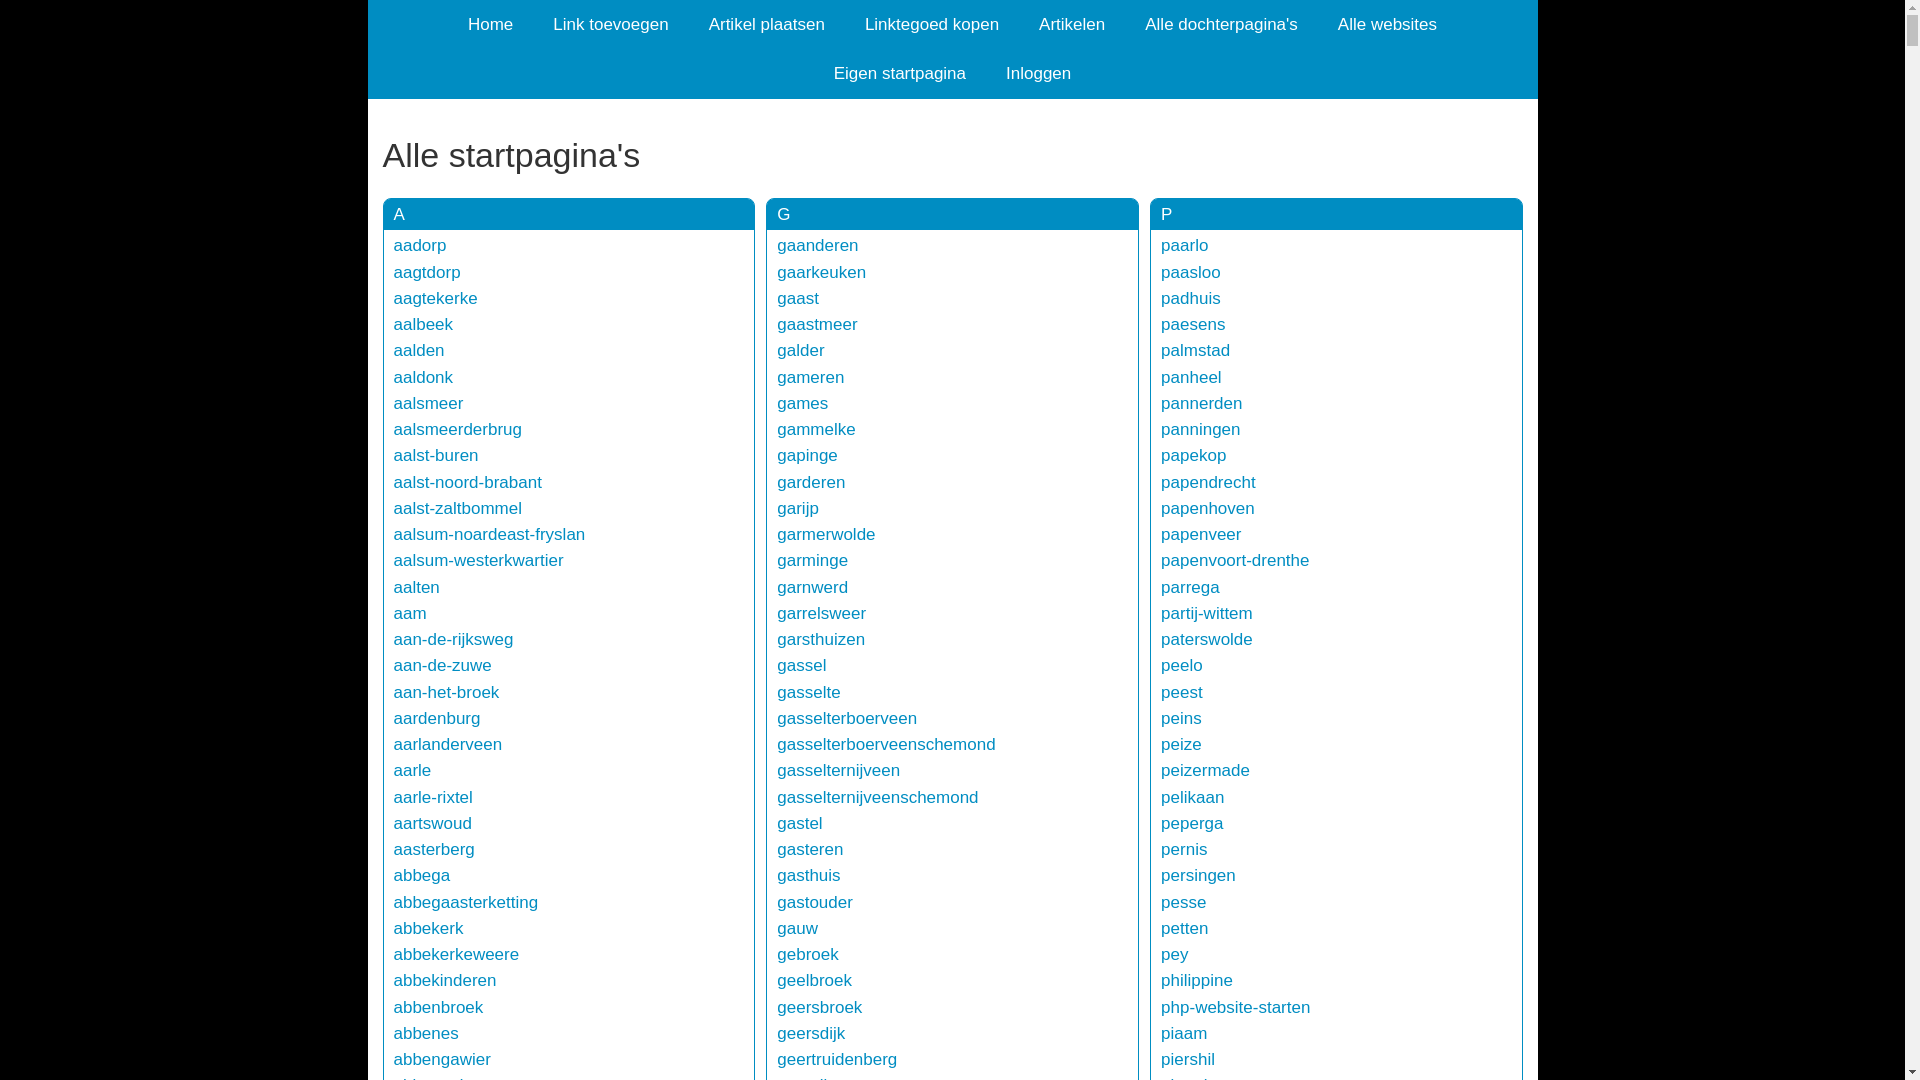 Image resolution: width=1920 pixels, height=1080 pixels. Describe the element at coordinates (422, 377) in the screenshot. I see `'aaldonk'` at that location.